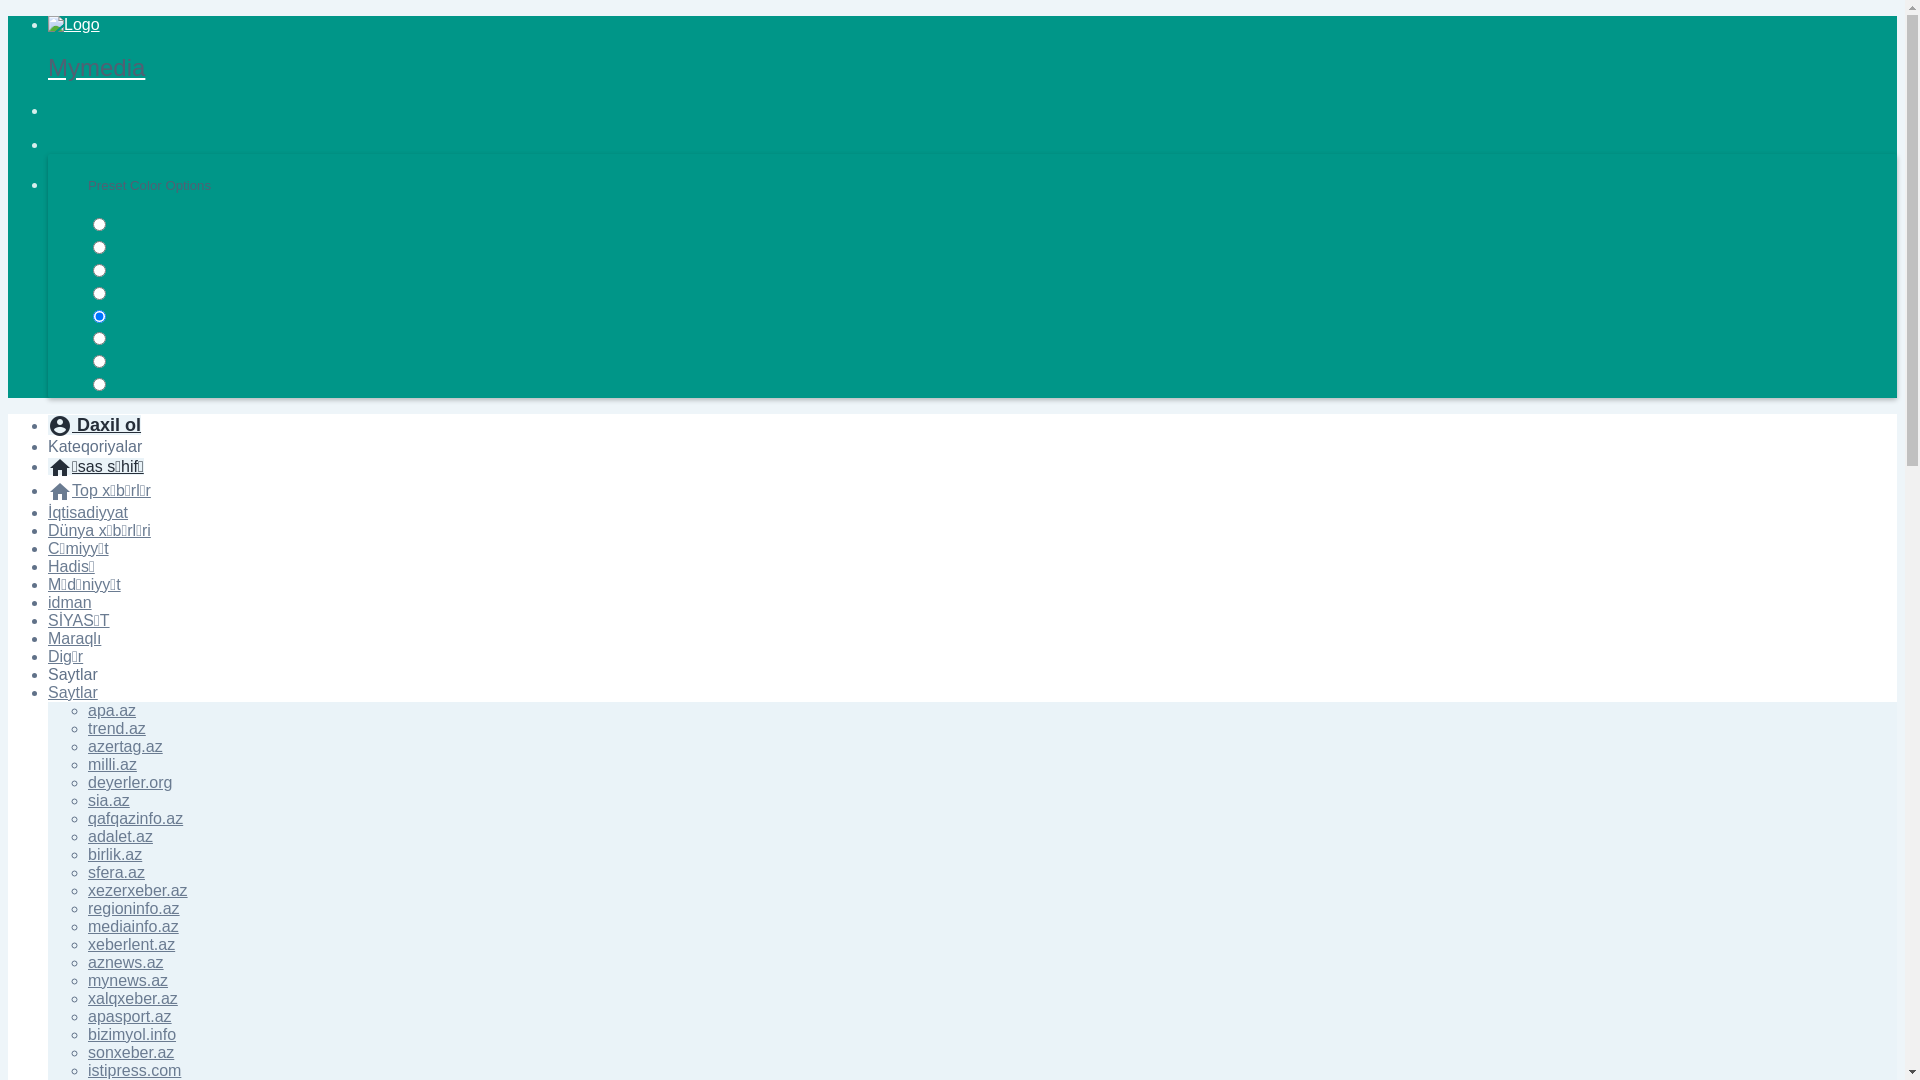 The height and width of the screenshot is (1080, 1920). I want to click on 'qafqazinfo.az', so click(134, 818).